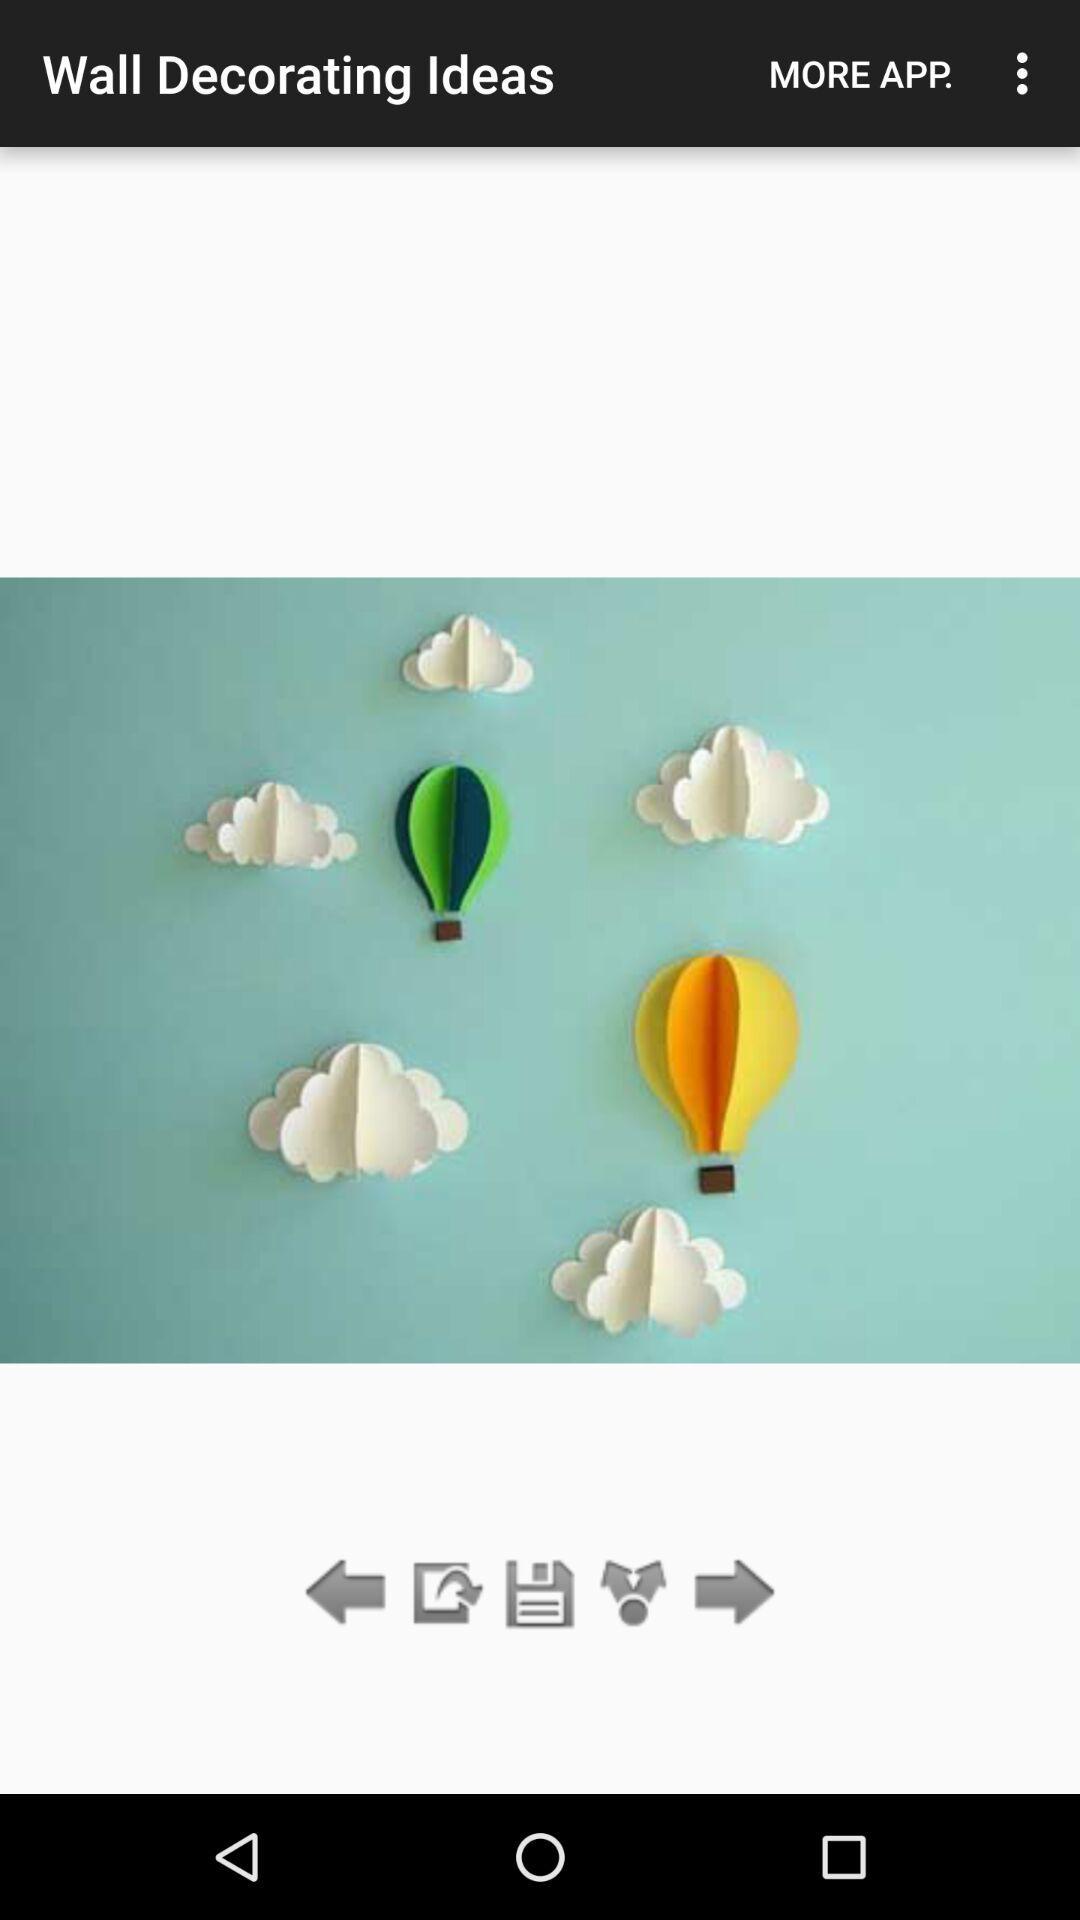 This screenshot has width=1080, height=1920. What do you see at coordinates (1027, 73) in the screenshot?
I see `the item to the right of more app. item` at bounding box center [1027, 73].